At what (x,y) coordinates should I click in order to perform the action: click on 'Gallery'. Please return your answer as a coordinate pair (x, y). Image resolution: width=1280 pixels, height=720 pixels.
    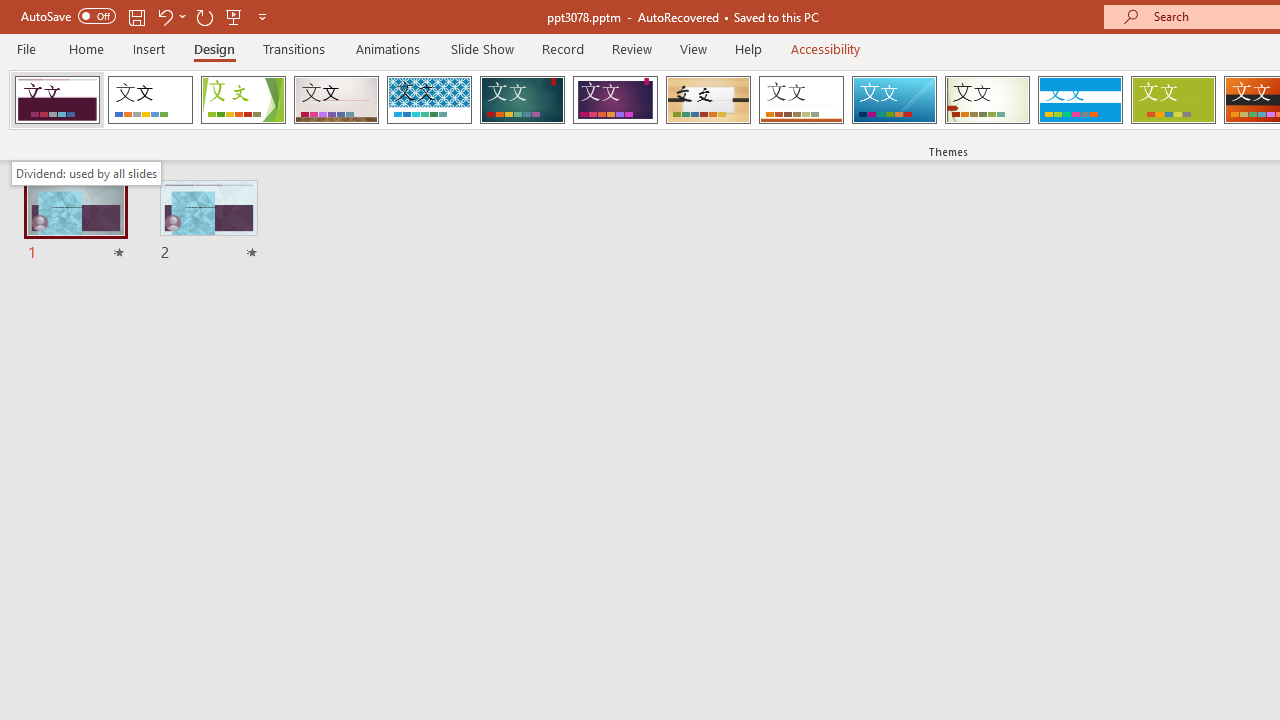
    Looking at the image, I should click on (336, 100).